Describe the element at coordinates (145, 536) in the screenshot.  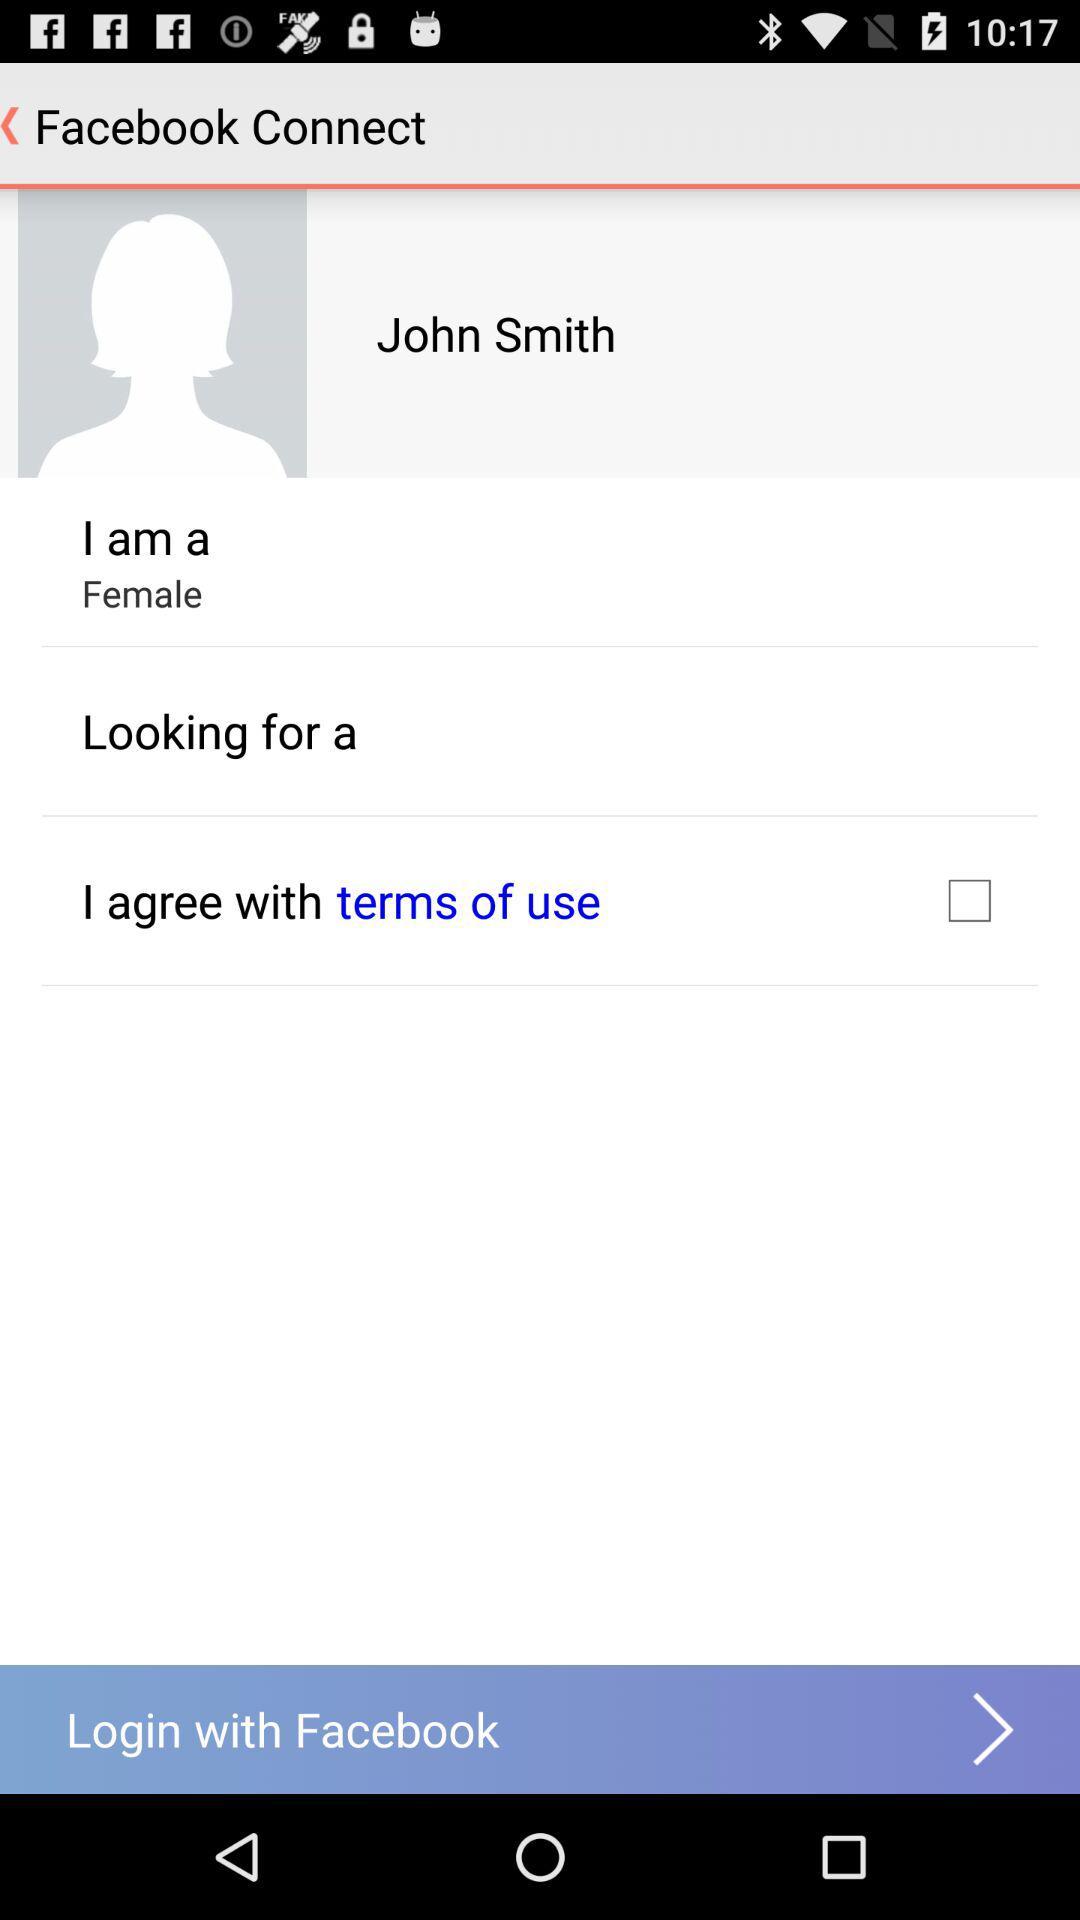
I see `i am a item` at that location.